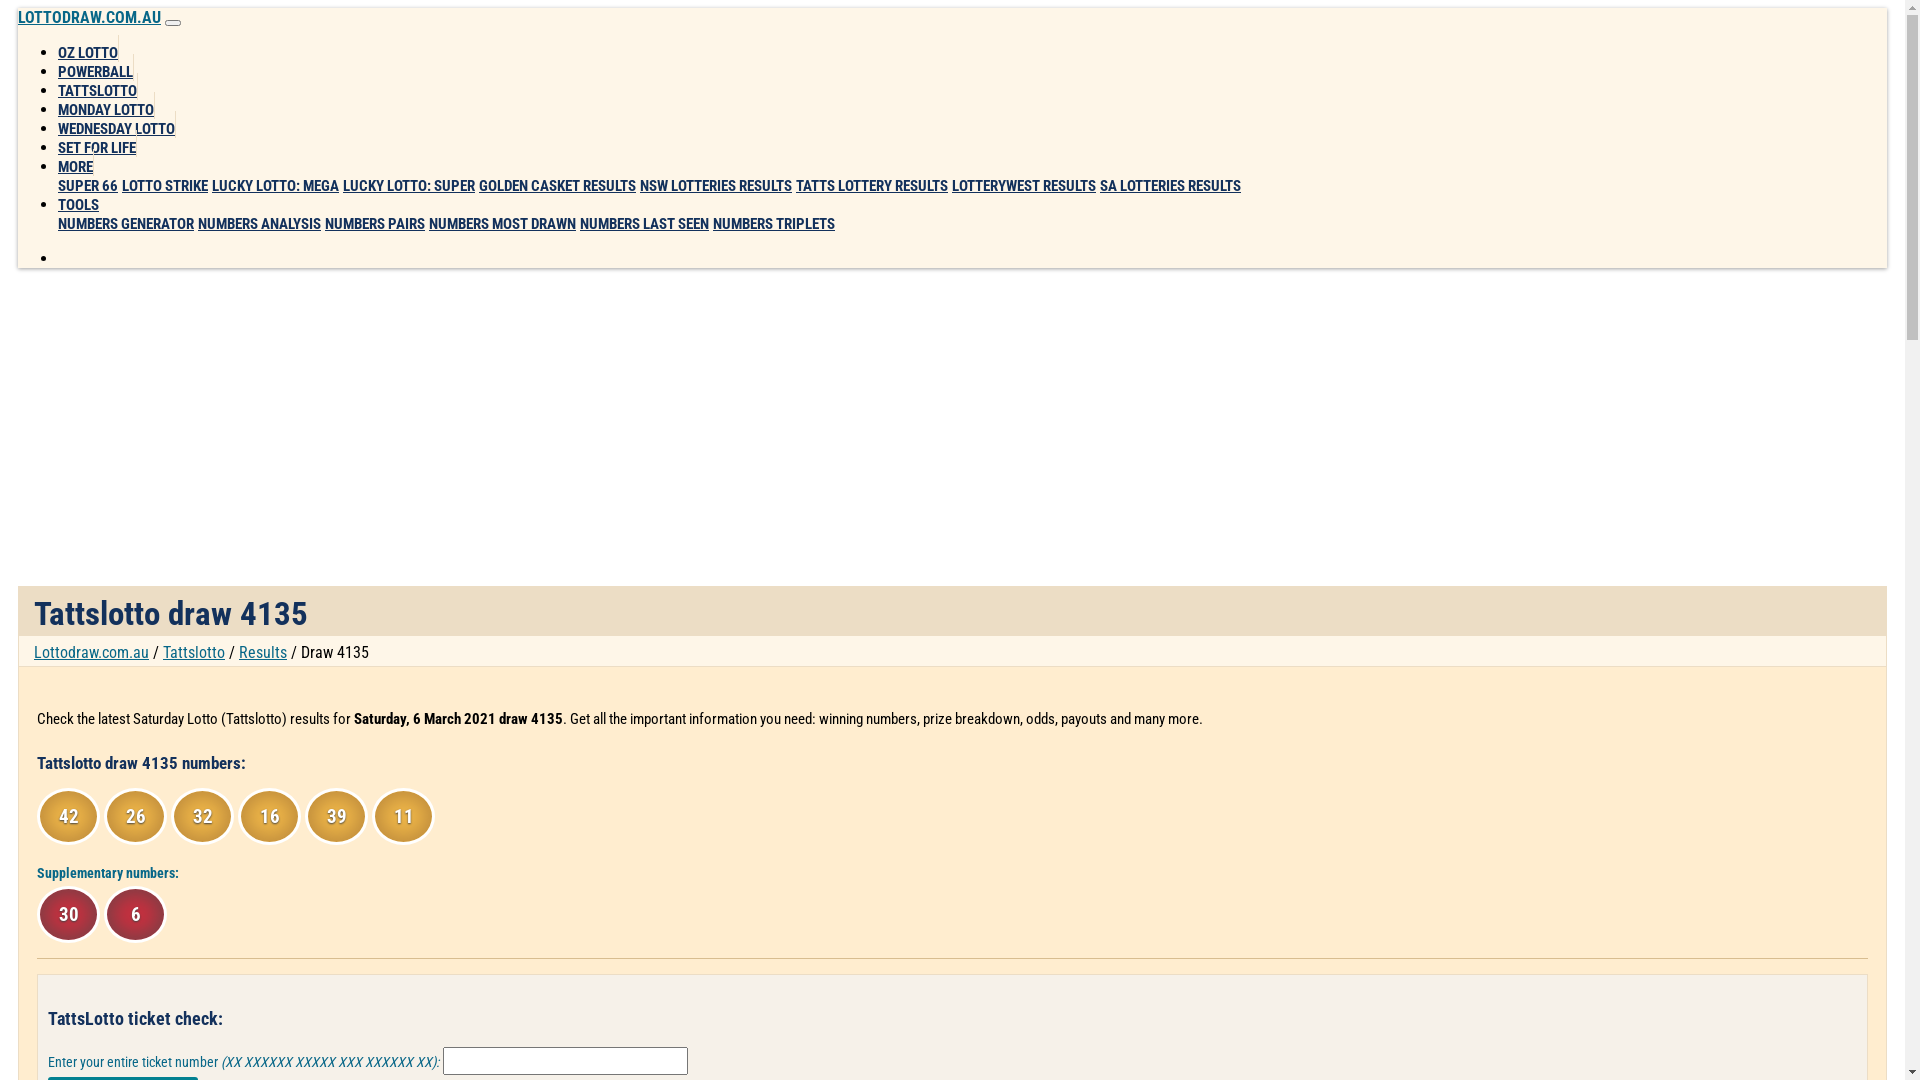  I want to click on 'LUCKY LOTTO: SUPER', so click(342, 185).